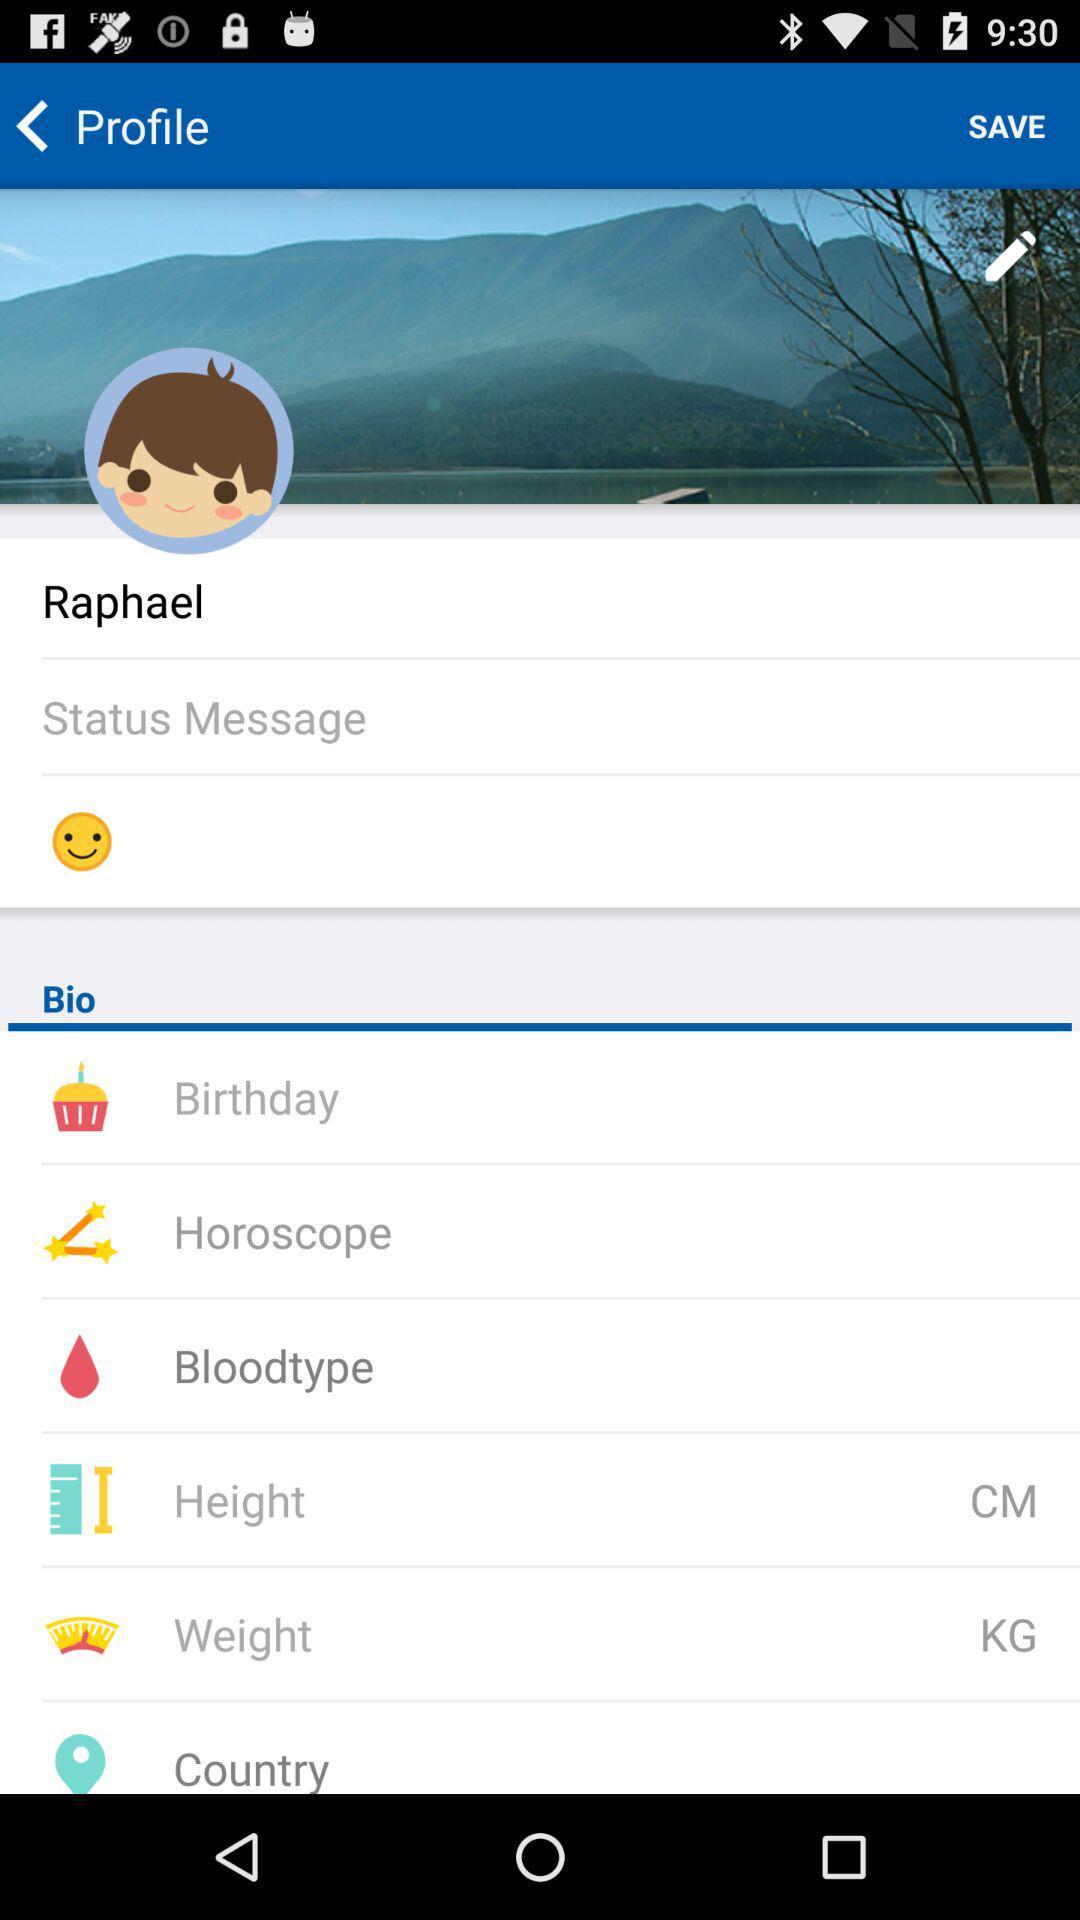  I want to click on height field, so click(434, 1499).